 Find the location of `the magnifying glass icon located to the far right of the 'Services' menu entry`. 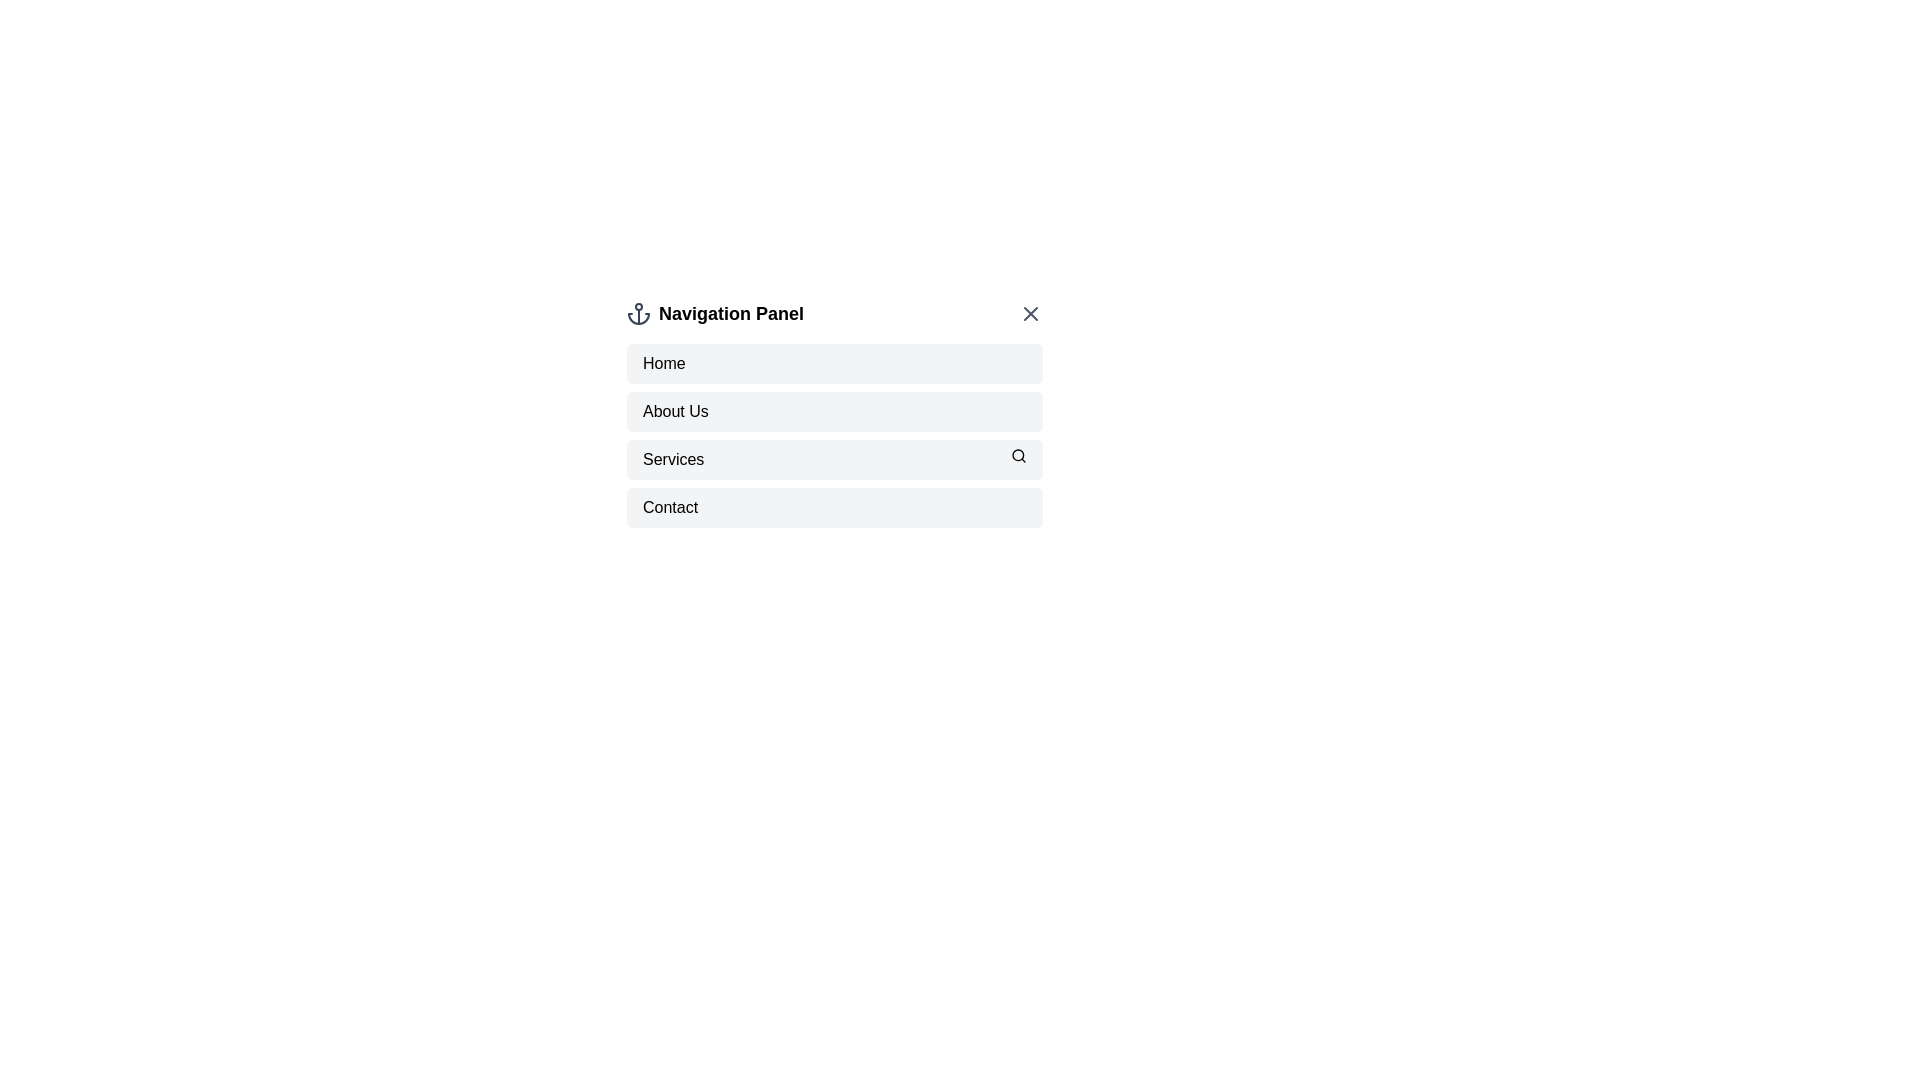

the magnifying glass icon located to the far right of the 'Services' menu entry is located at coordinates (1018, 455).